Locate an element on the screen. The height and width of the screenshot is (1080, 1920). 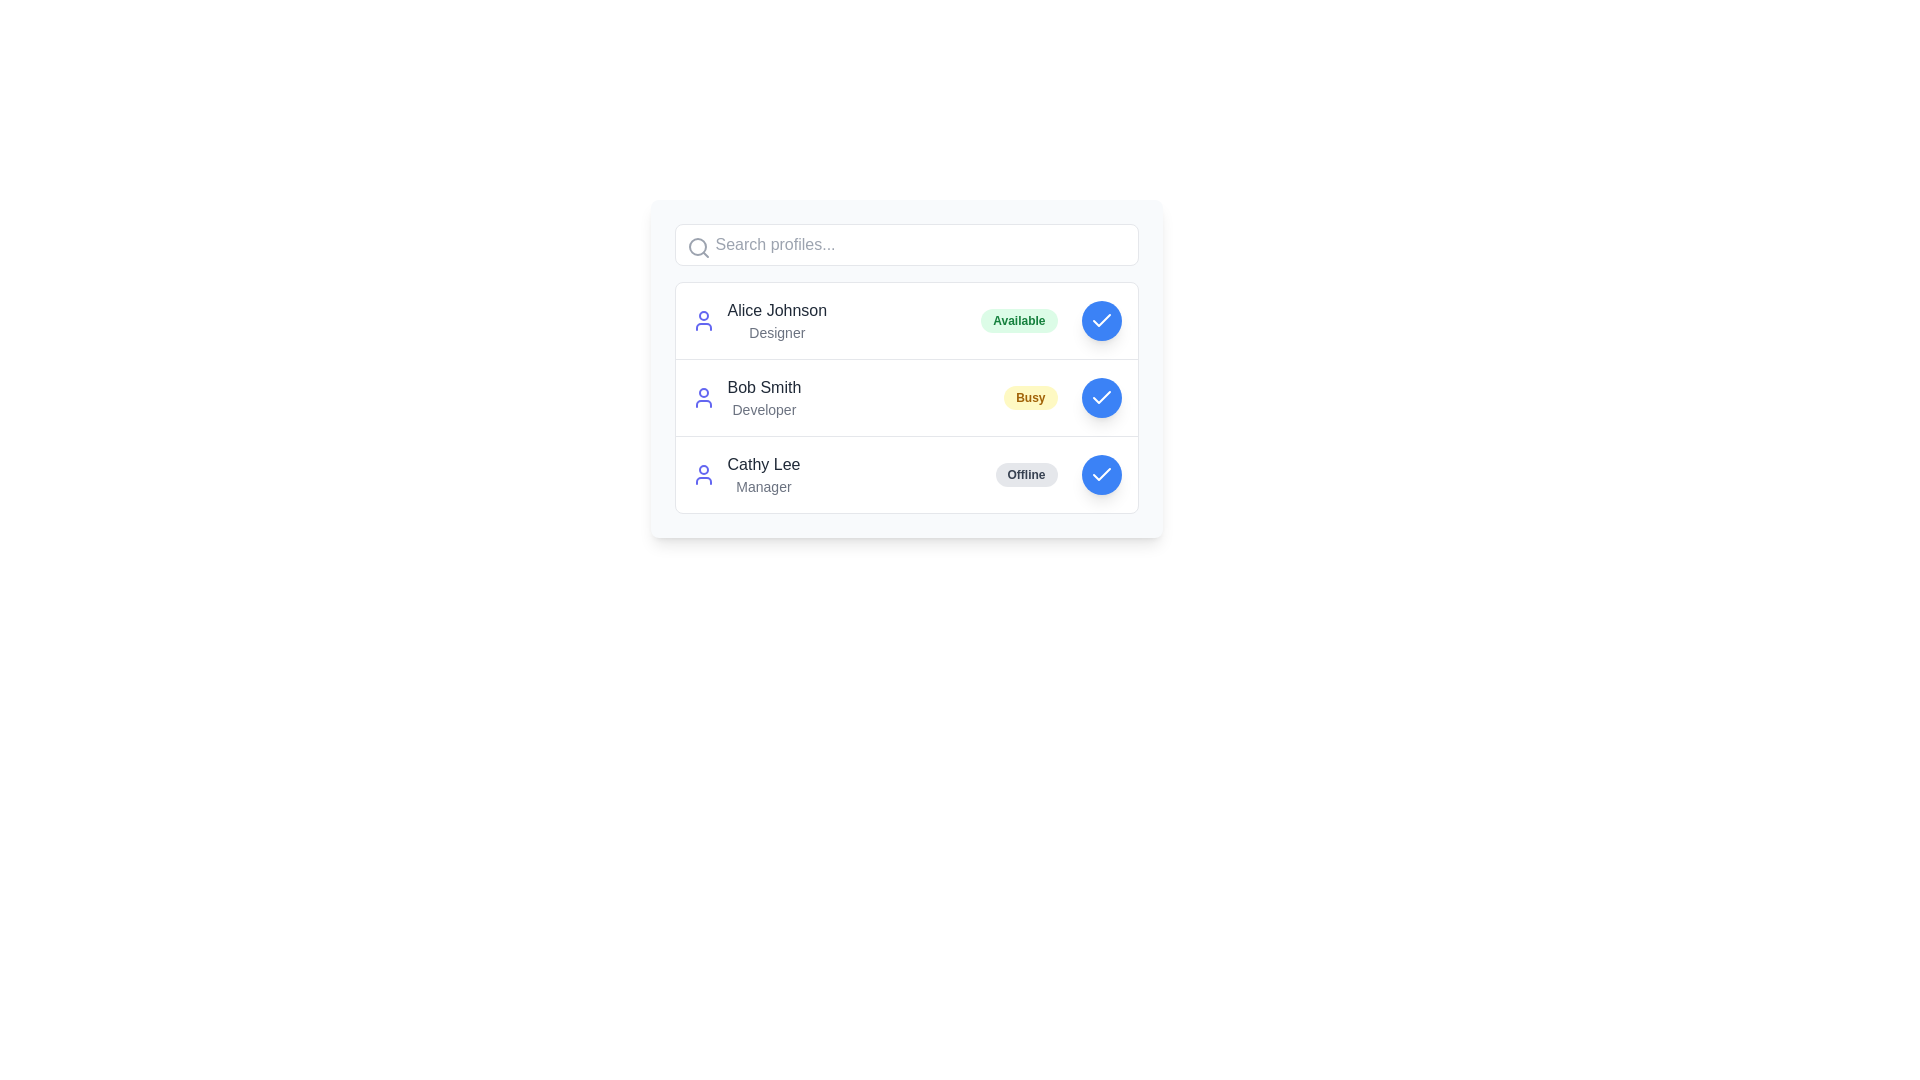
the status indicator of the user profile summary that is the third item in the list, located below 'Alice Johnson' and 'Bob Smith' is located at coordinates (905, 474).